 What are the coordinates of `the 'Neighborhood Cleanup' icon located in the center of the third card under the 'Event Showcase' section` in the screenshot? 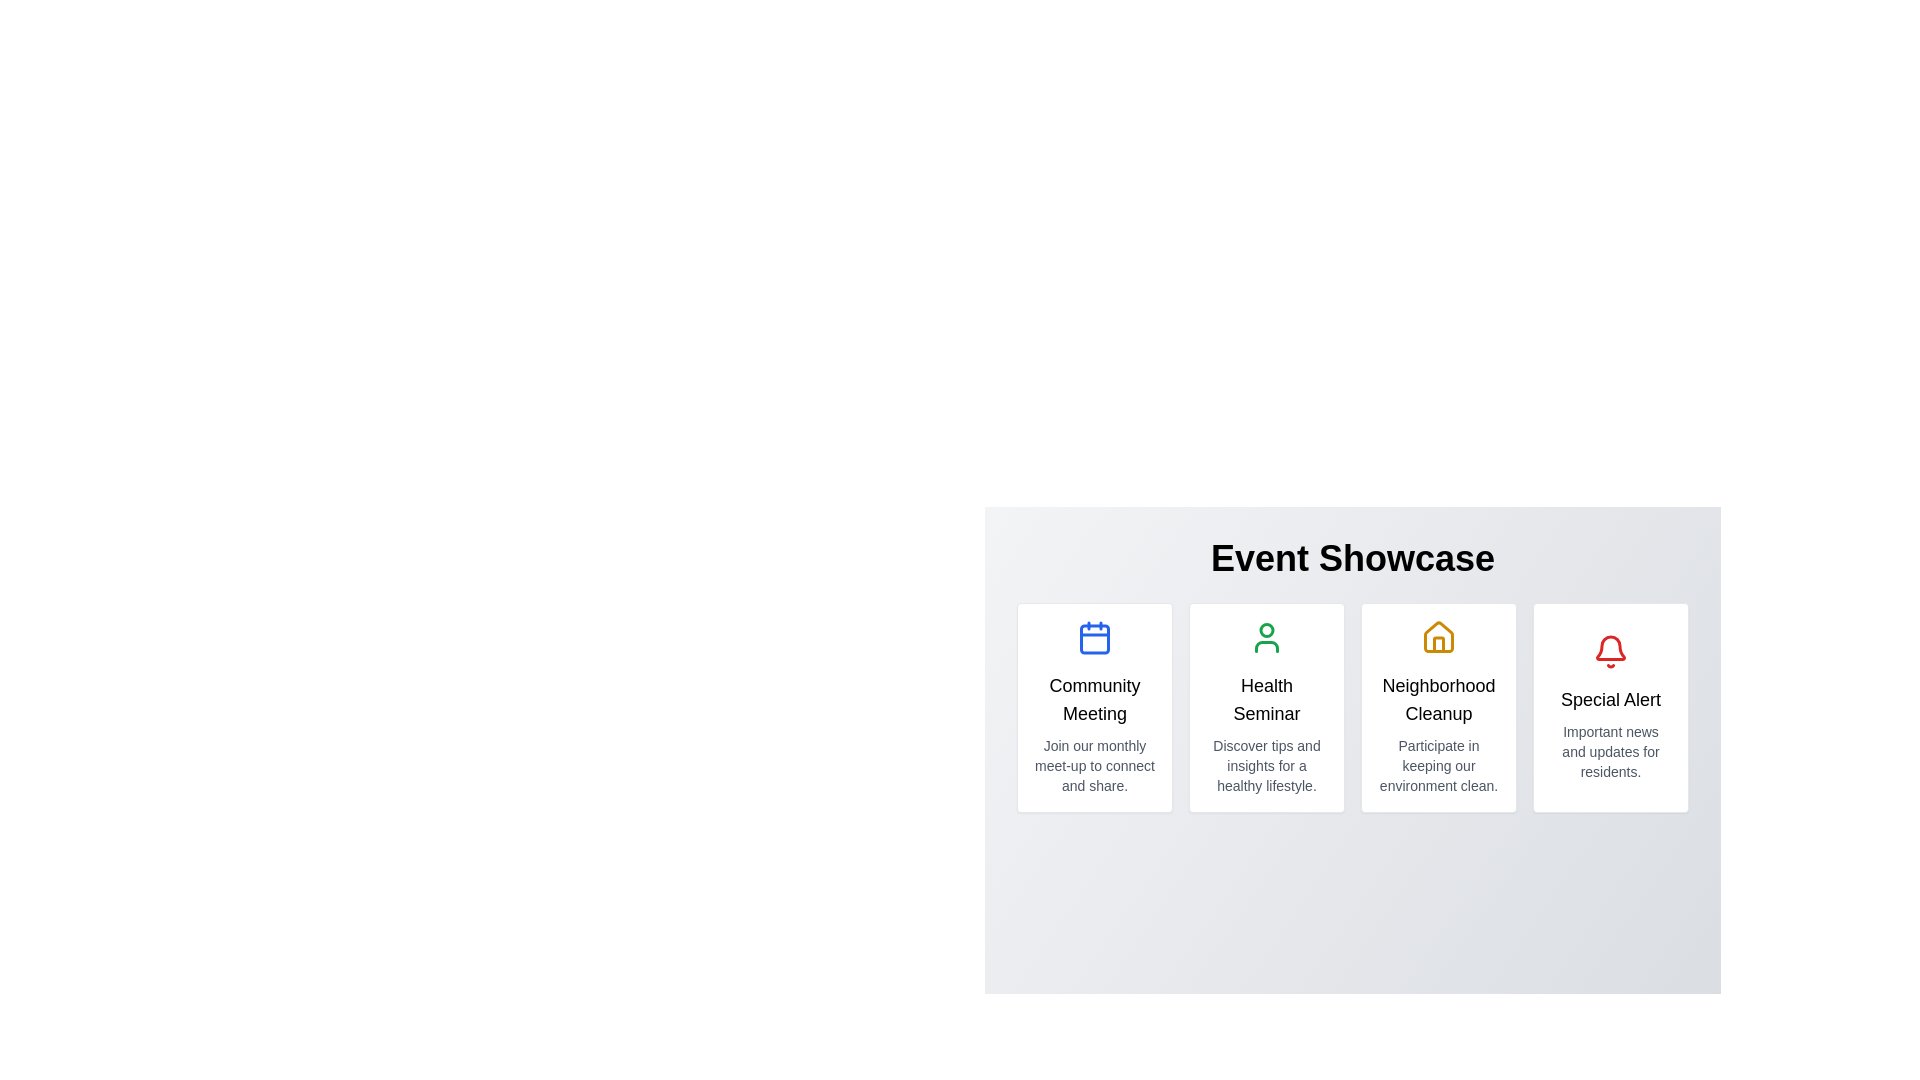 It's located at (1438, 636).